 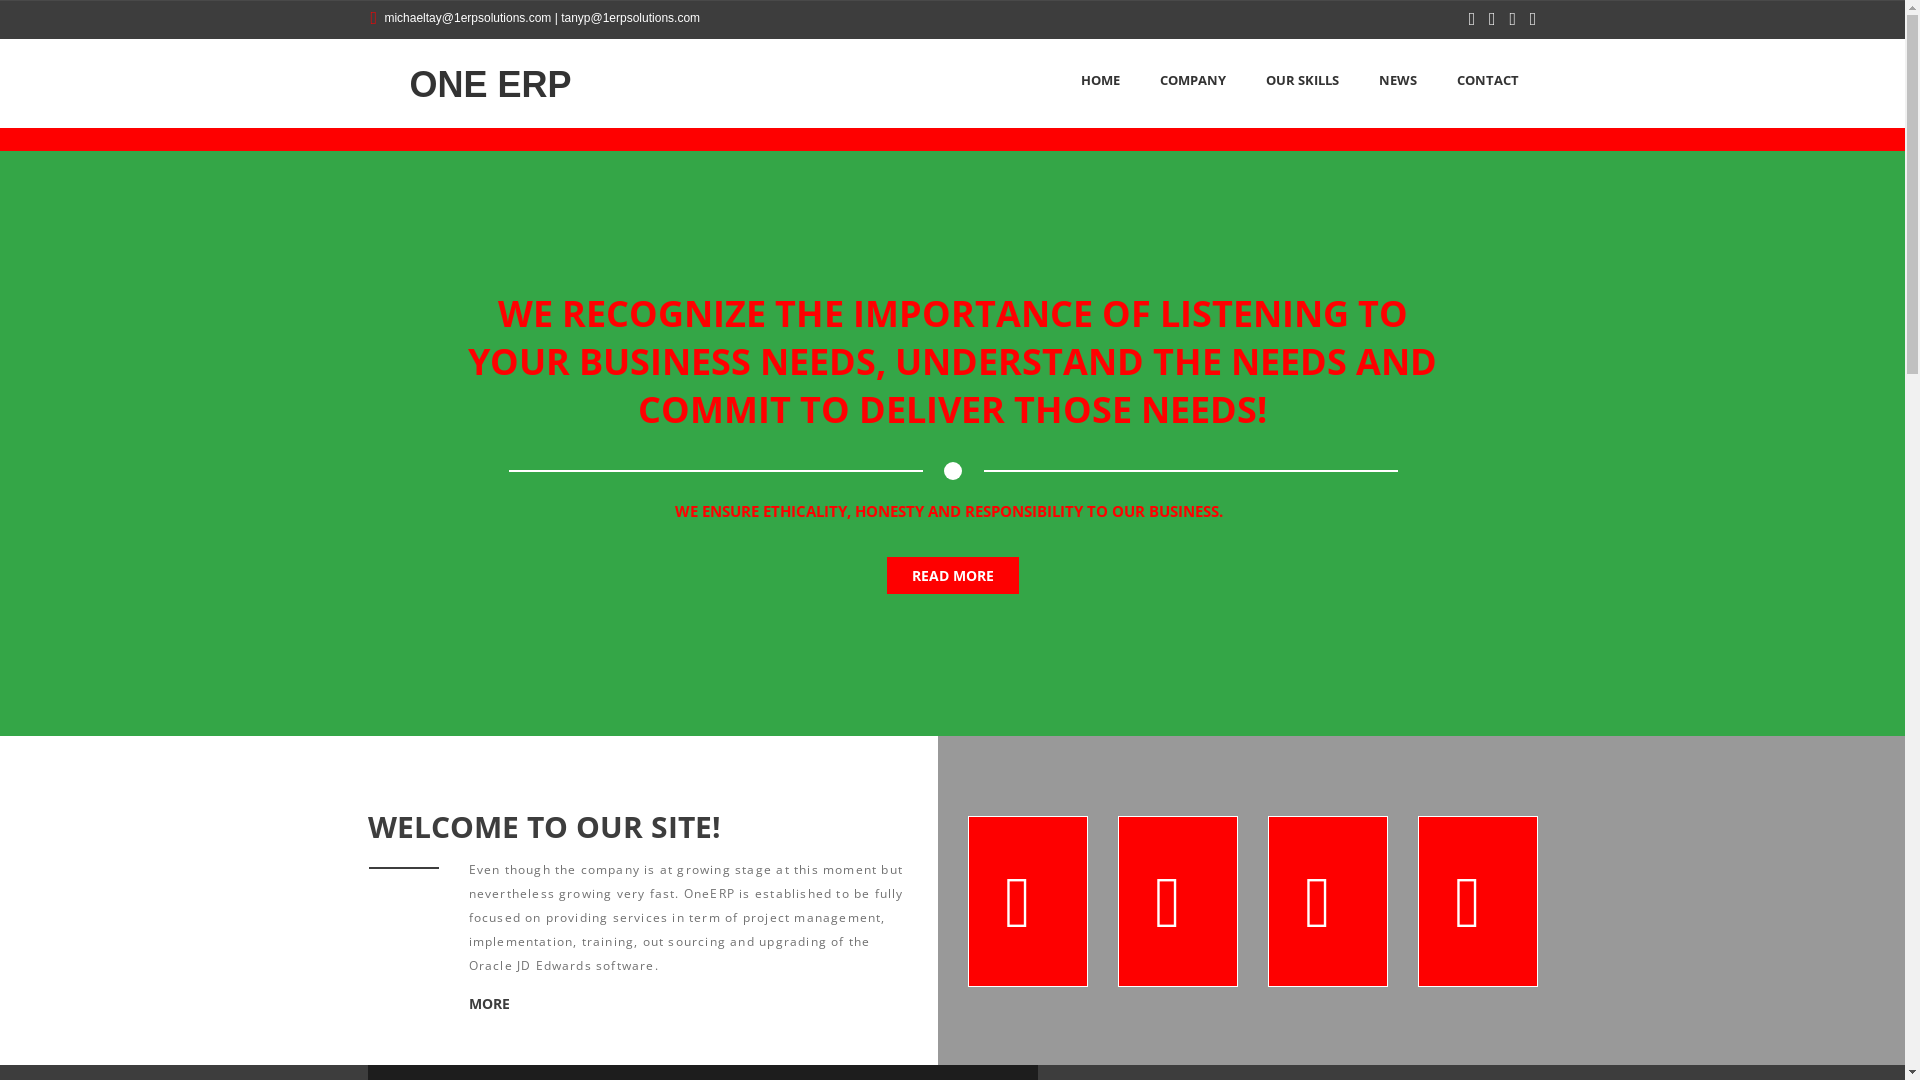 I want to click on 'COMPANY', so click(x=1191, y=79).